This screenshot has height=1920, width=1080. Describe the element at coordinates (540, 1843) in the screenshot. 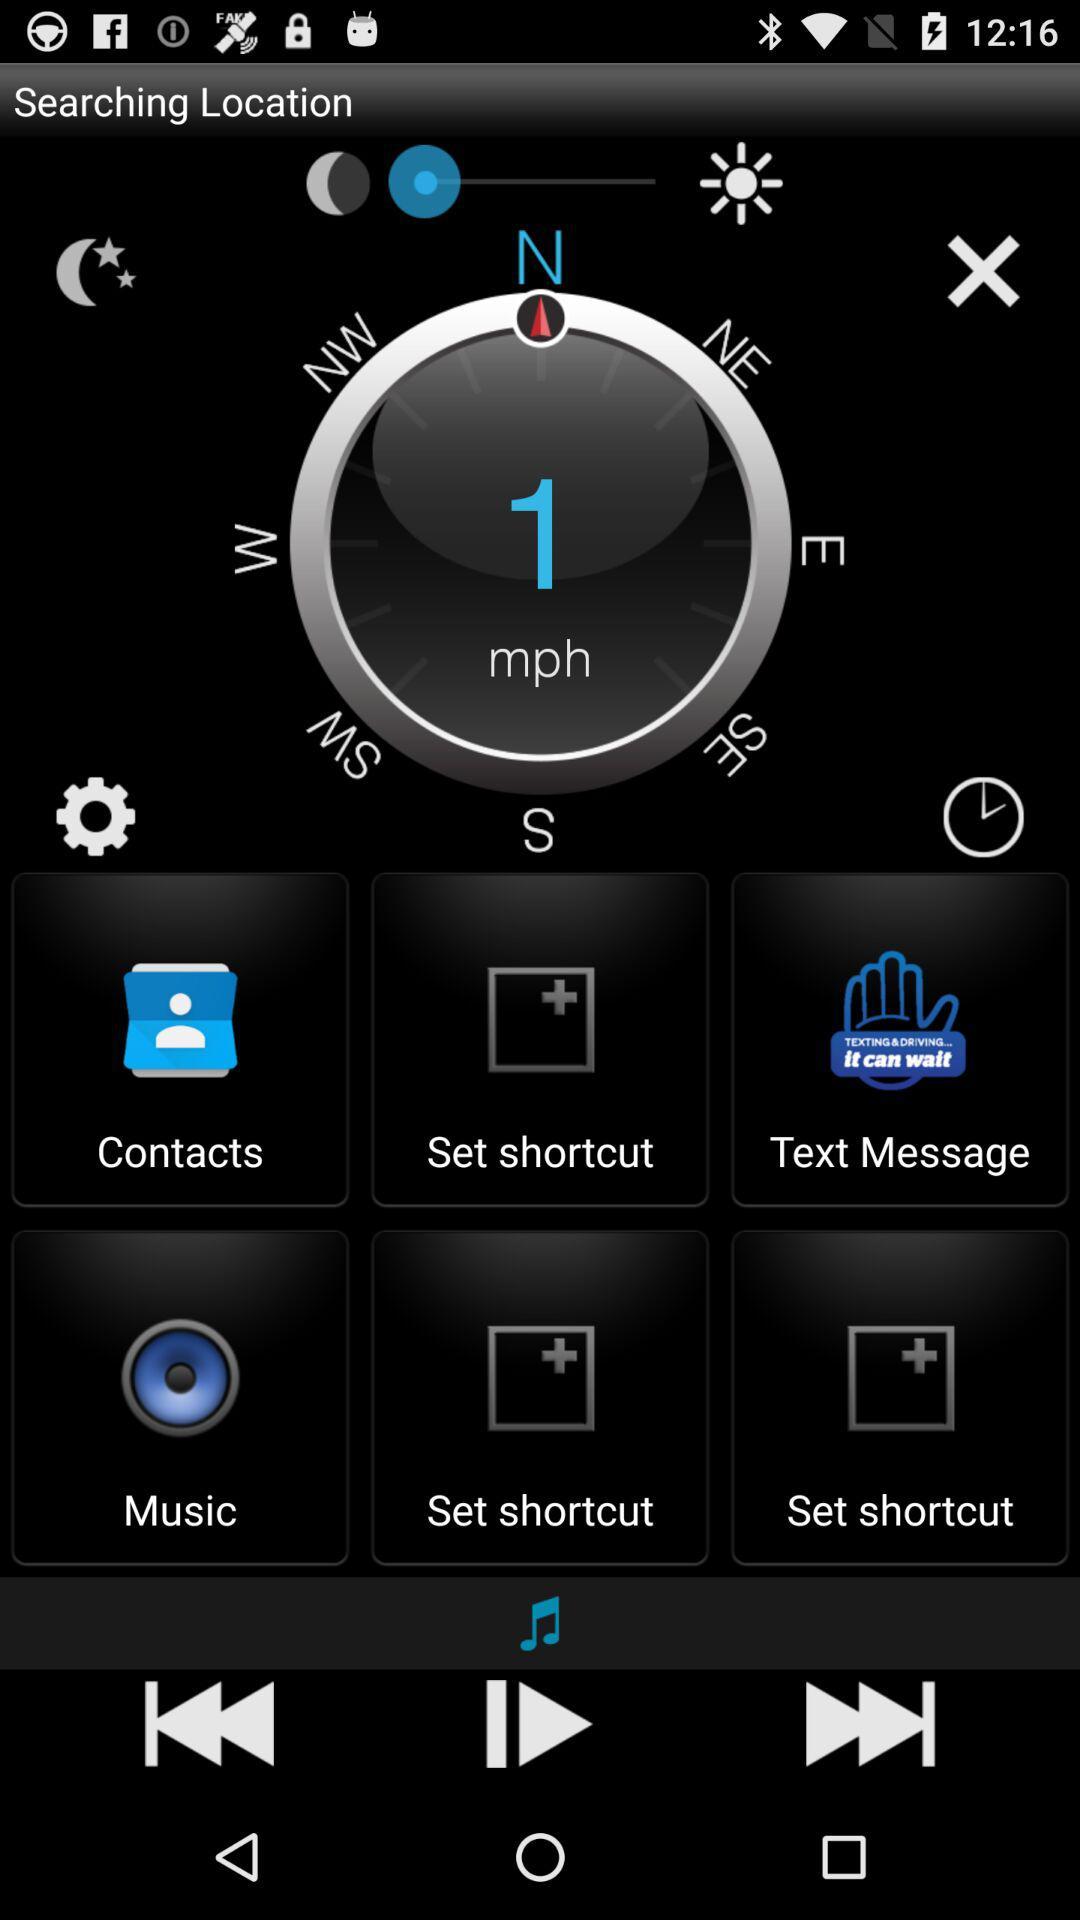

I see `the skip_next icon` at that location.